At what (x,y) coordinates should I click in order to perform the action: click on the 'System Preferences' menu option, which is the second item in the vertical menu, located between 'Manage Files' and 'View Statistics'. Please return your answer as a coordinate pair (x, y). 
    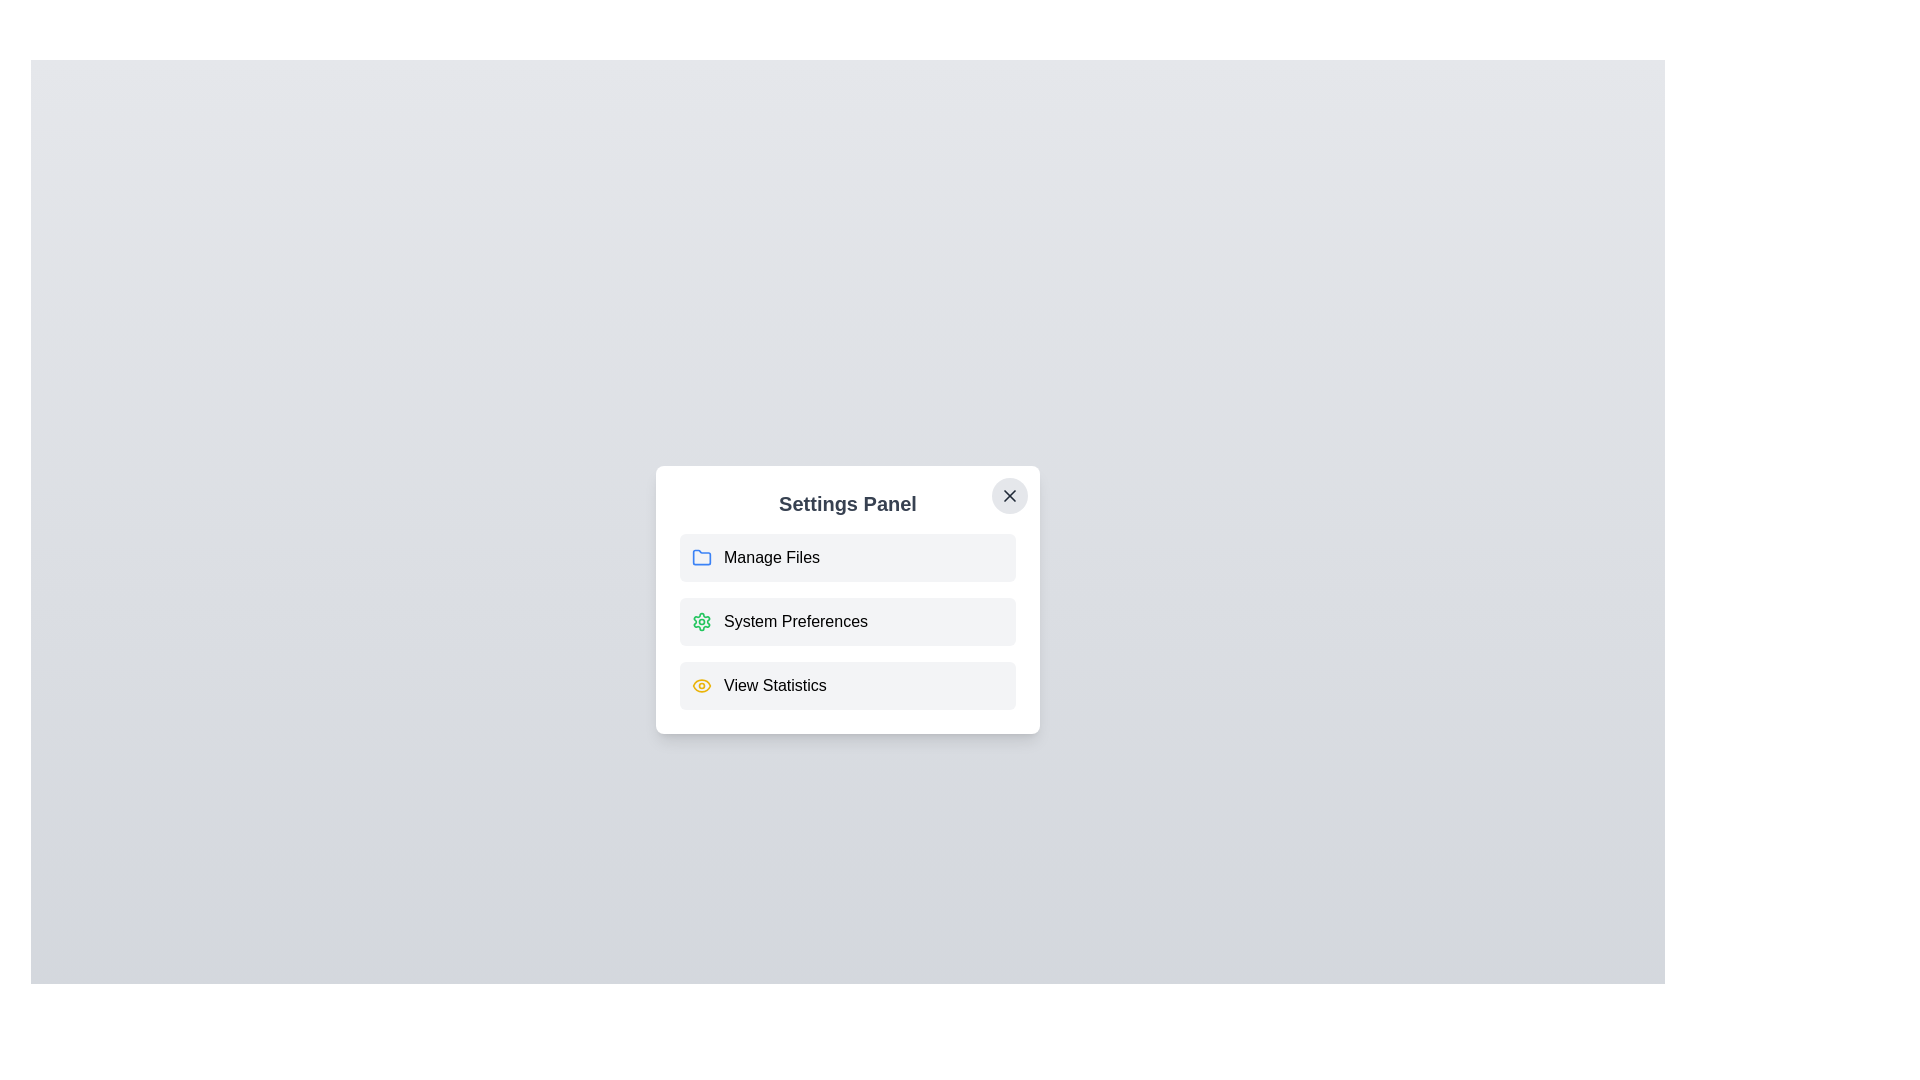
    Looking at the image, I should click on (848, 620).